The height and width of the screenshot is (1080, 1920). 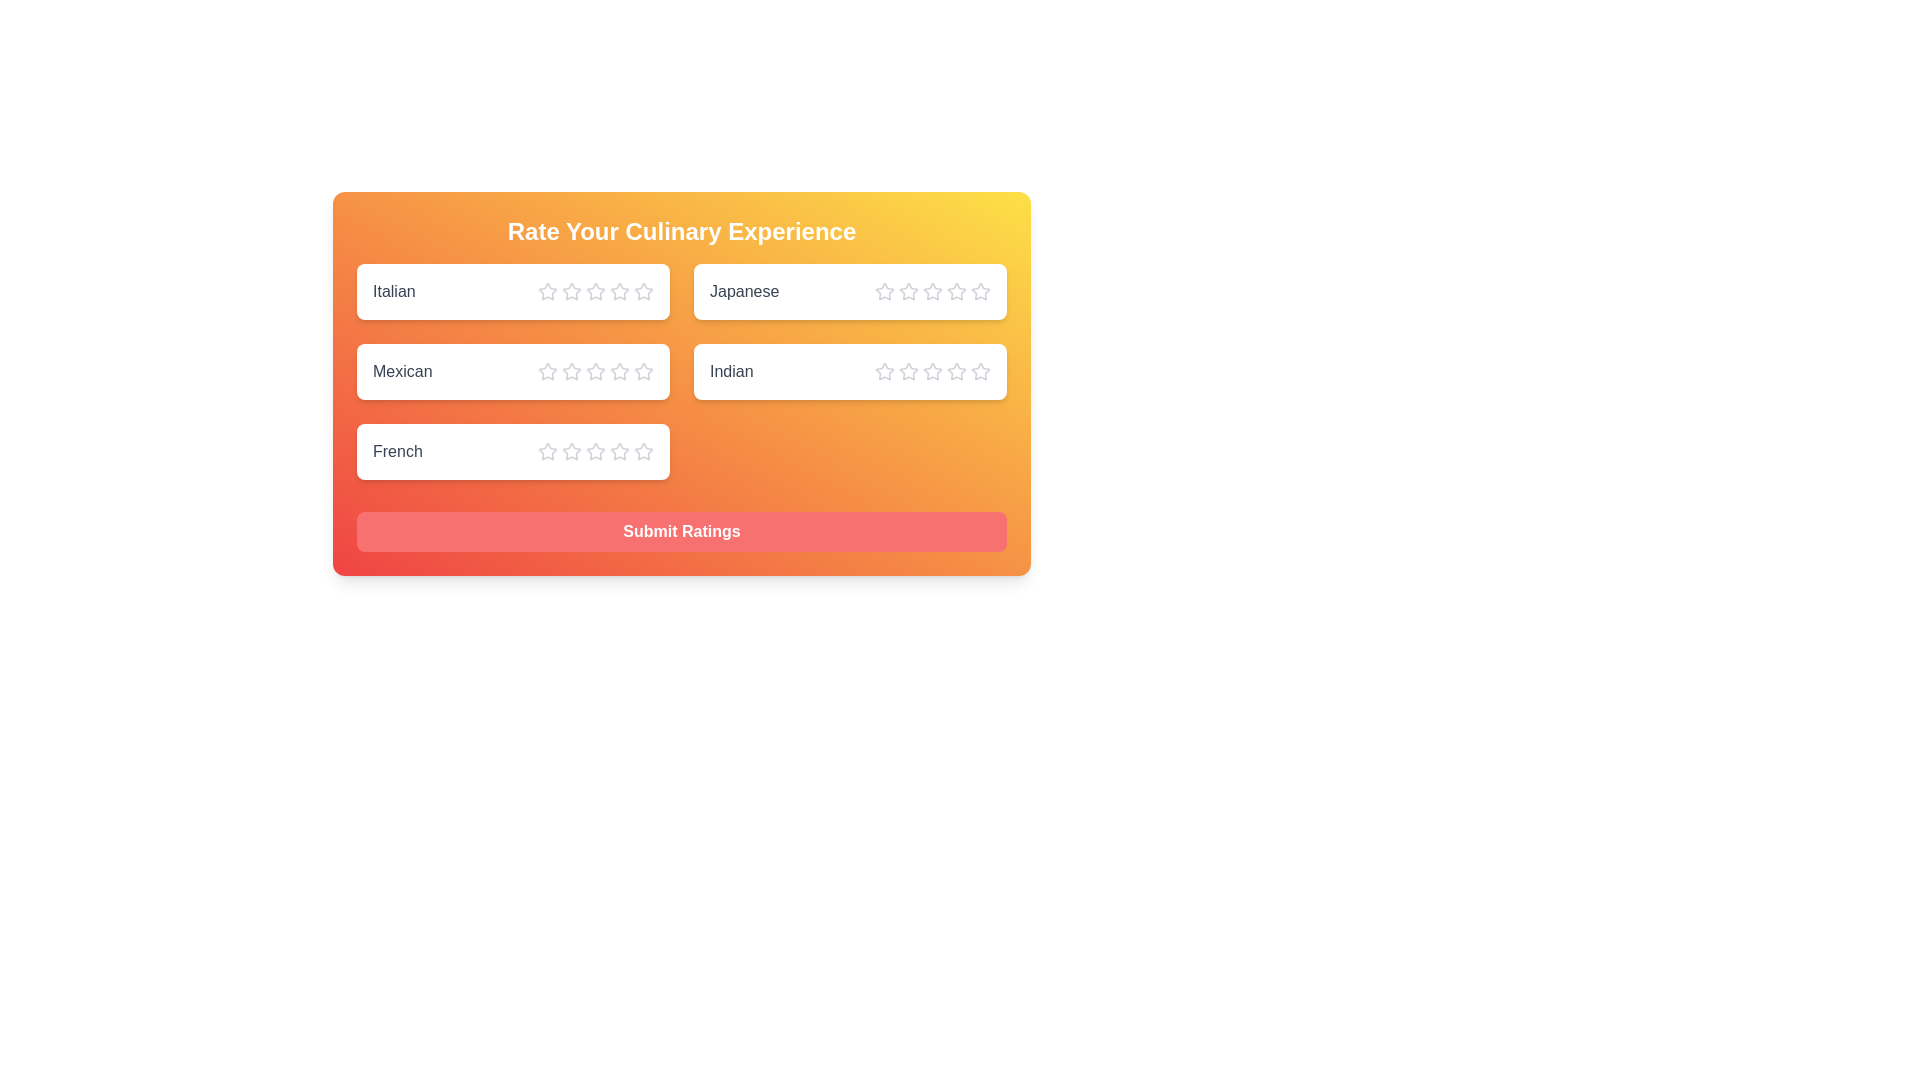 What do you see at coordinates (980, 371) in the screenshot?
I see `the star corresponding to the rating 5 for the cuisine Indian` at bounding box center [980, 371].